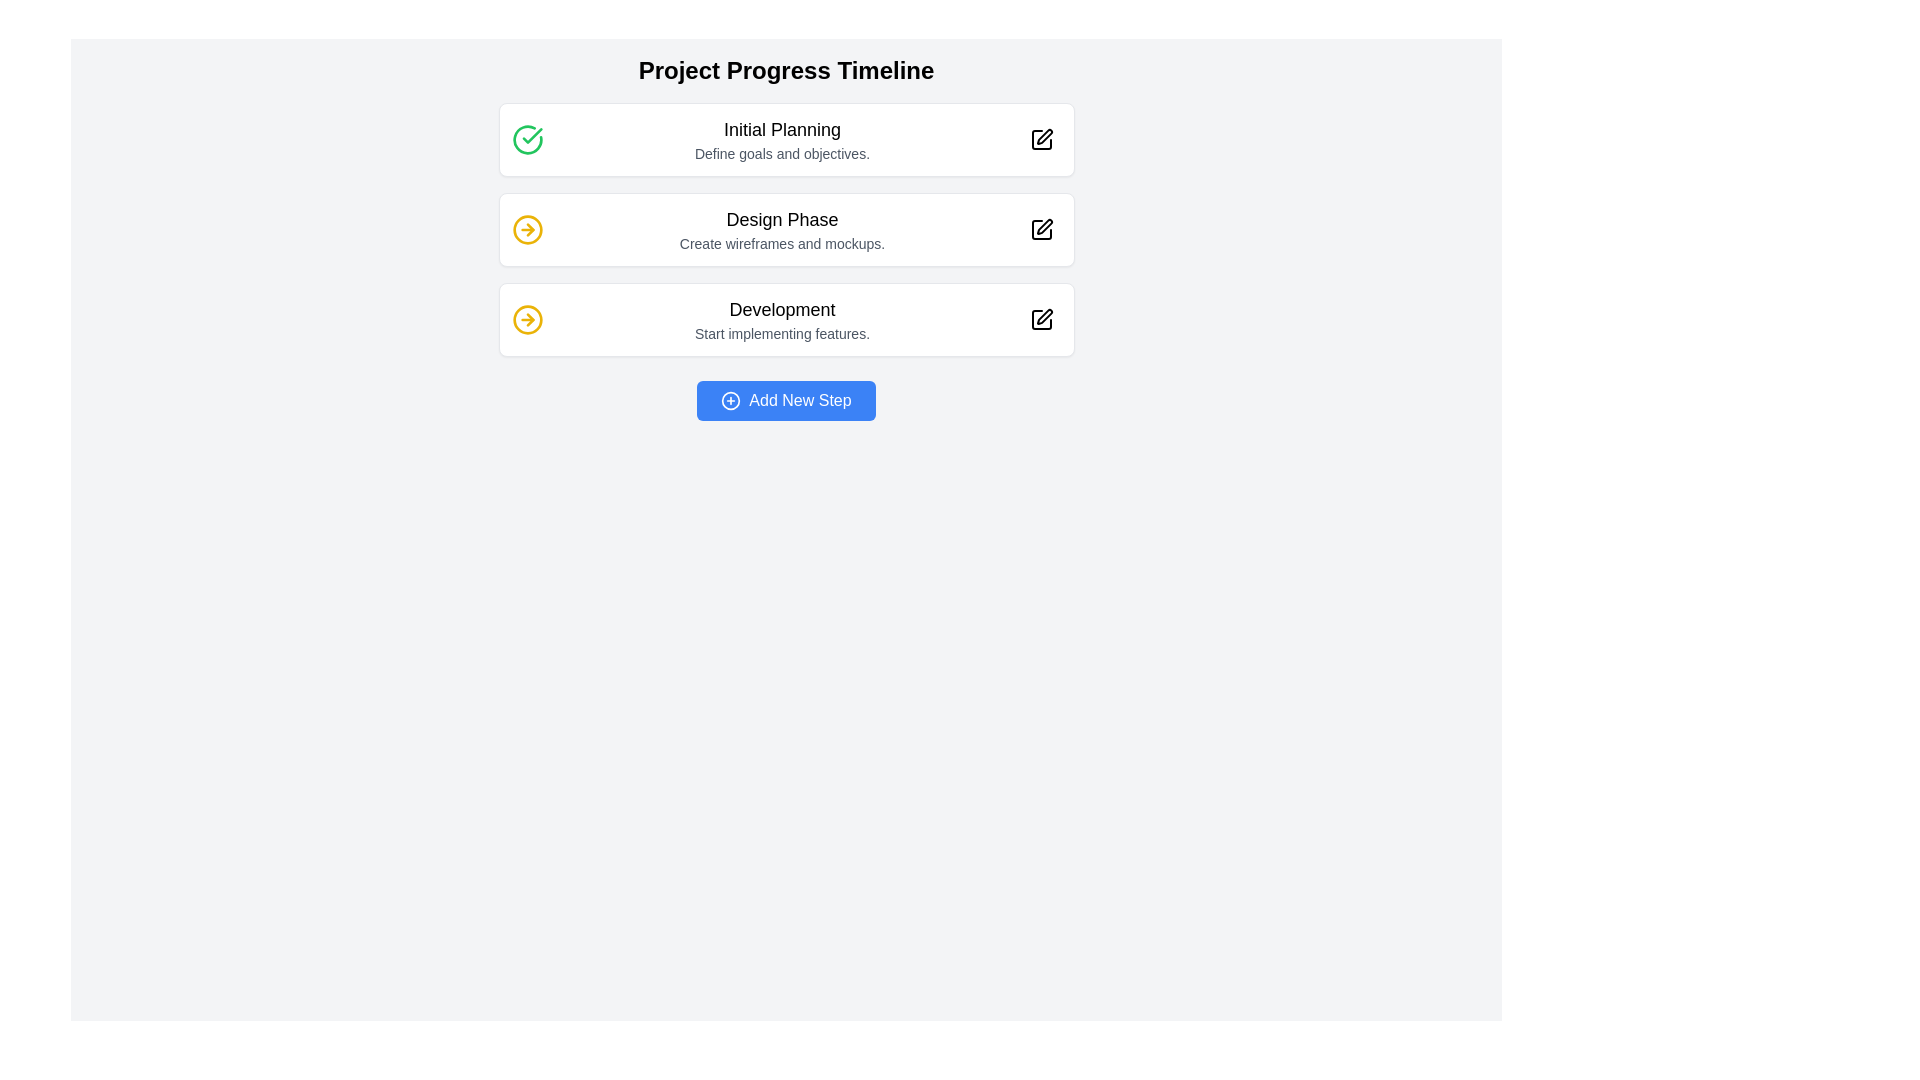 This screenshot has width=1920, height=1080. Describe the element at coordinates (527, 138) in the screenshot. I see `the green circle icon with a checkmark, located in the 'Initial Planning' card of the 'Project Progress Timeline' section, to check its state indication` at that location.